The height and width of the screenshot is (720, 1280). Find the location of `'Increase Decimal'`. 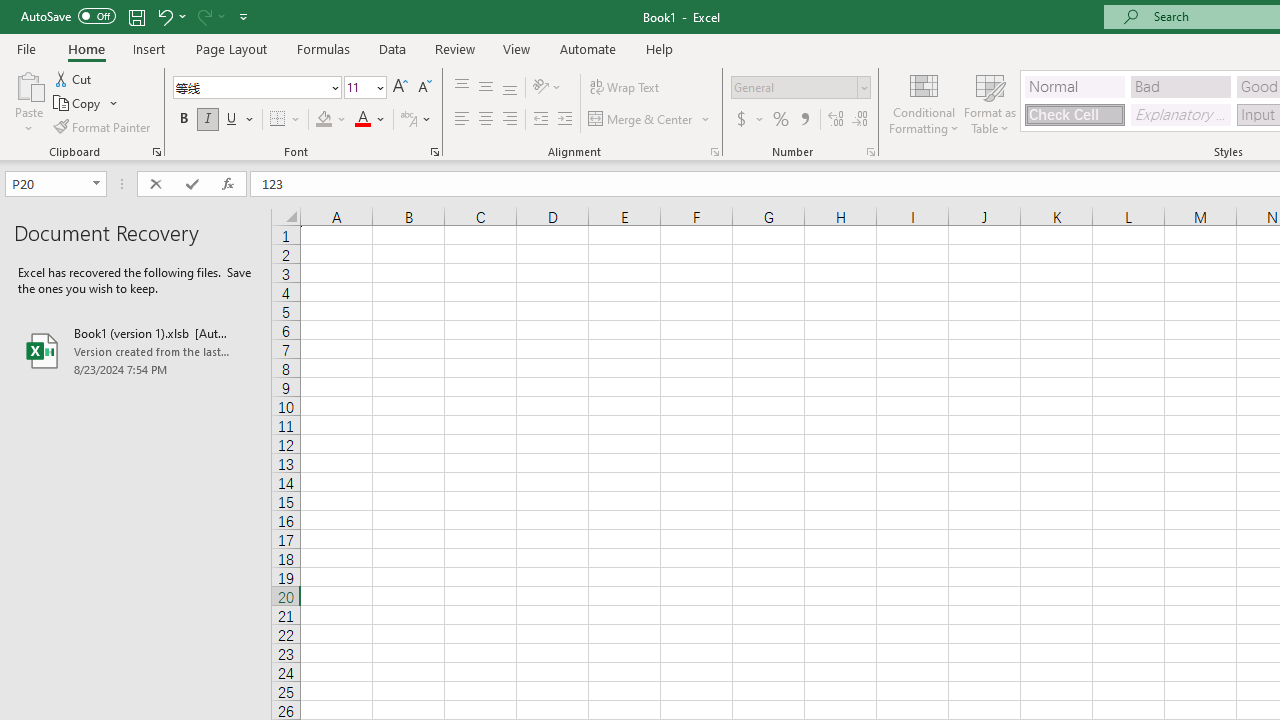

'Increase Decimal' is located at coordinates (836, 119).